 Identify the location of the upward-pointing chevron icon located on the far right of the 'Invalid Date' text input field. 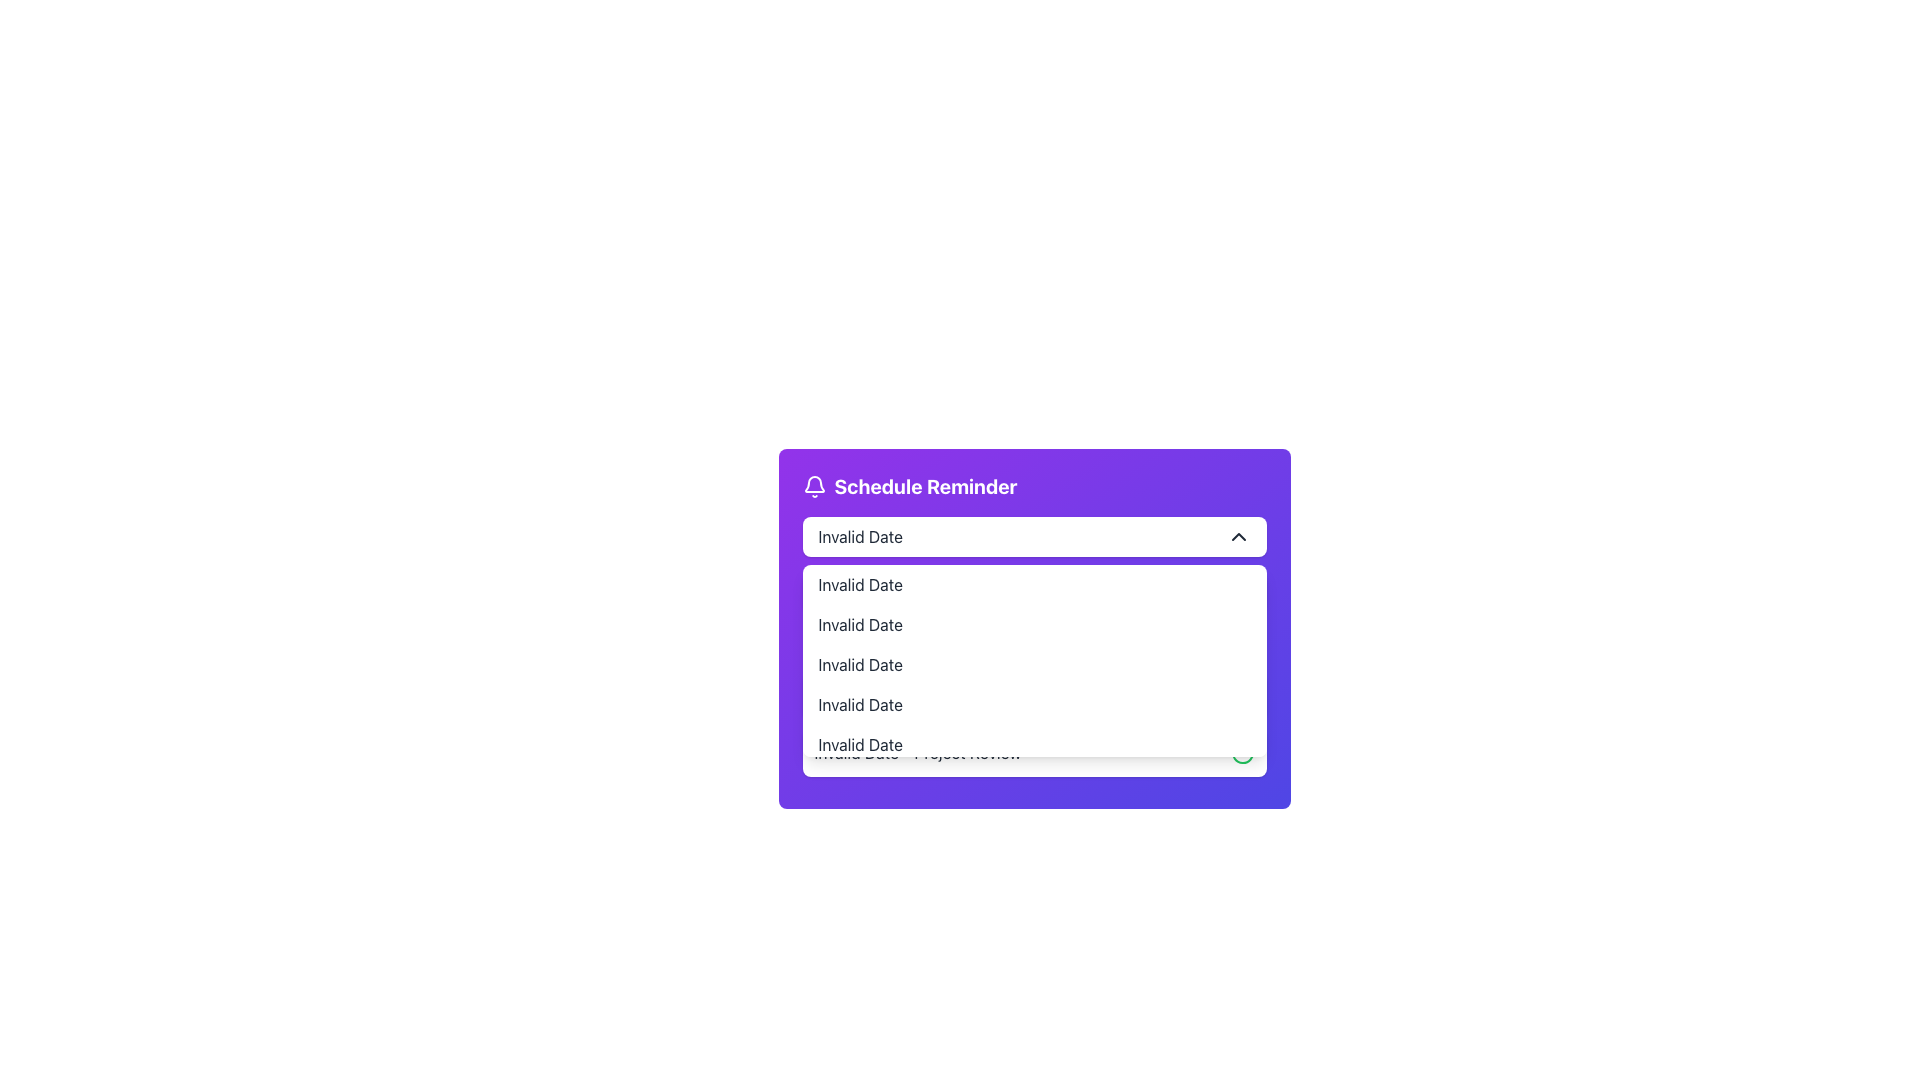
(1237, 535).